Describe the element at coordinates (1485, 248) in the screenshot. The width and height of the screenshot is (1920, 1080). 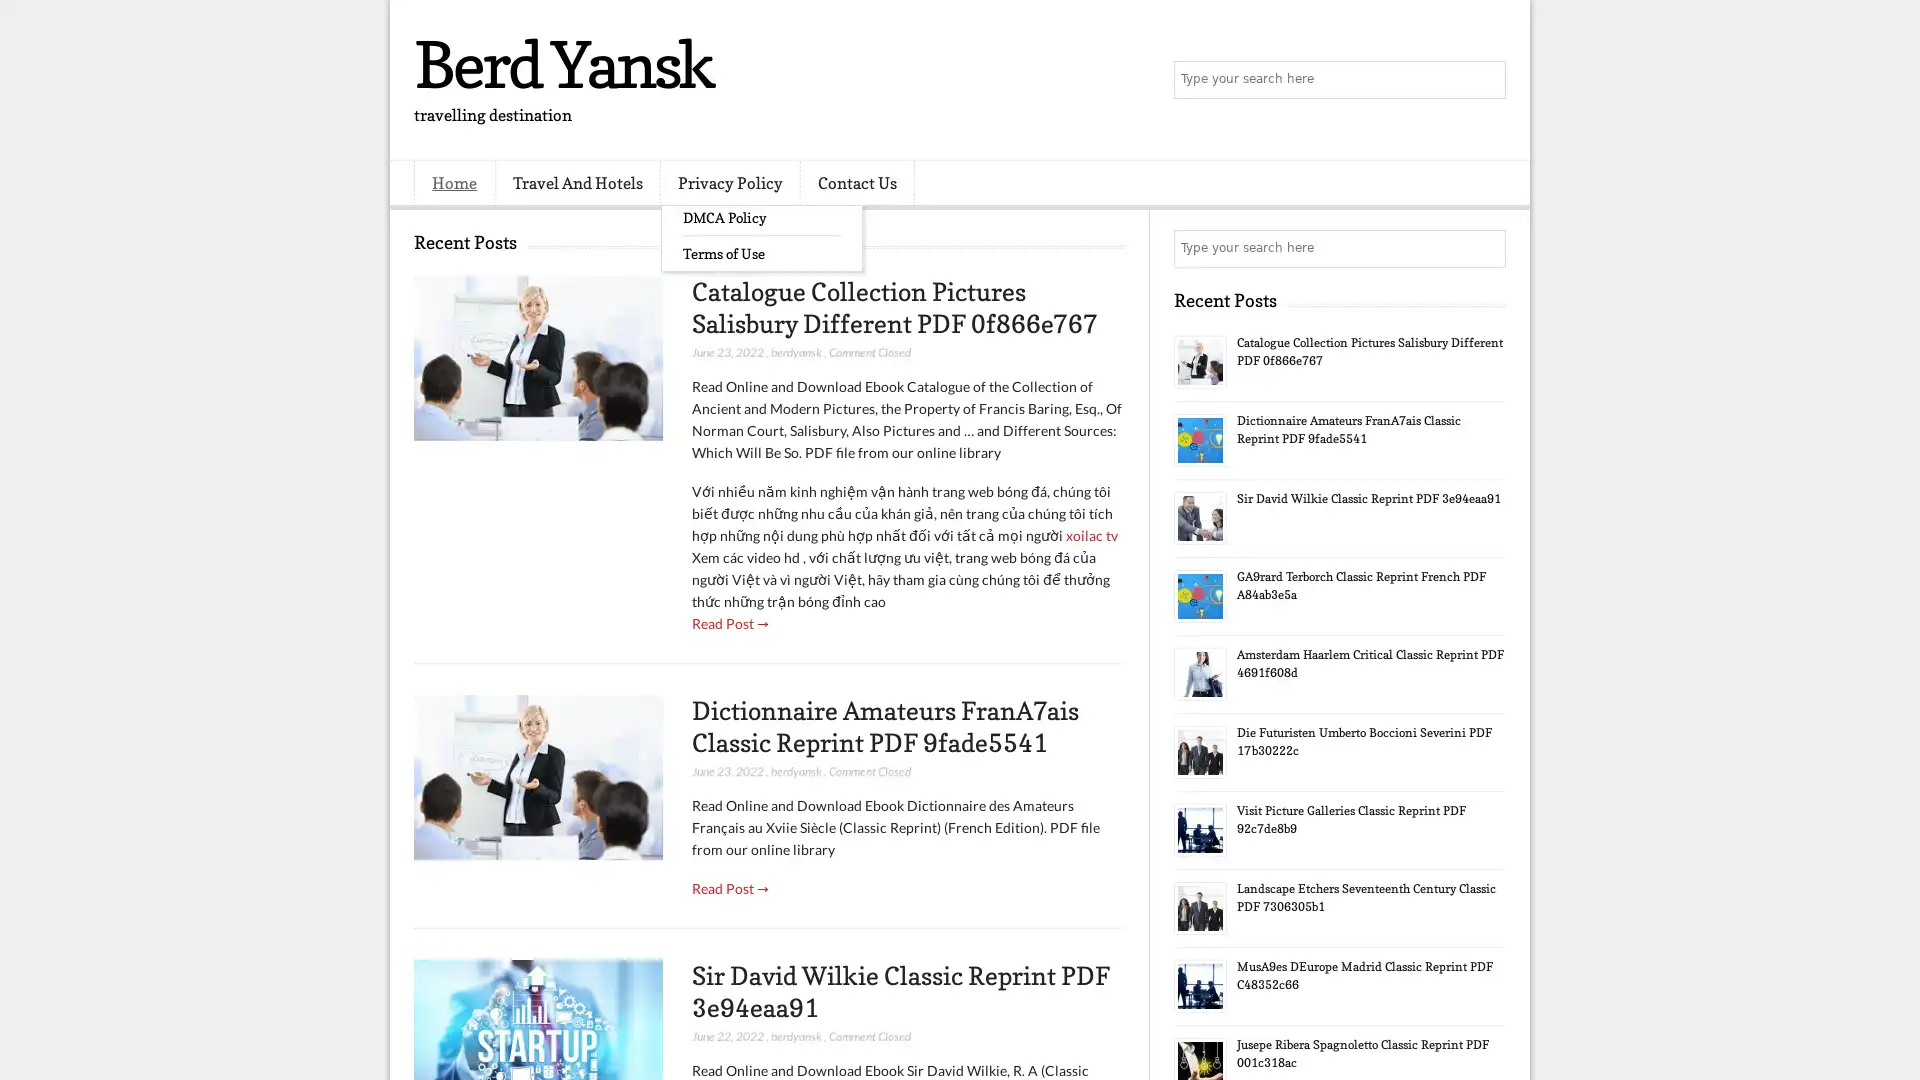
I see `Search` at that location.